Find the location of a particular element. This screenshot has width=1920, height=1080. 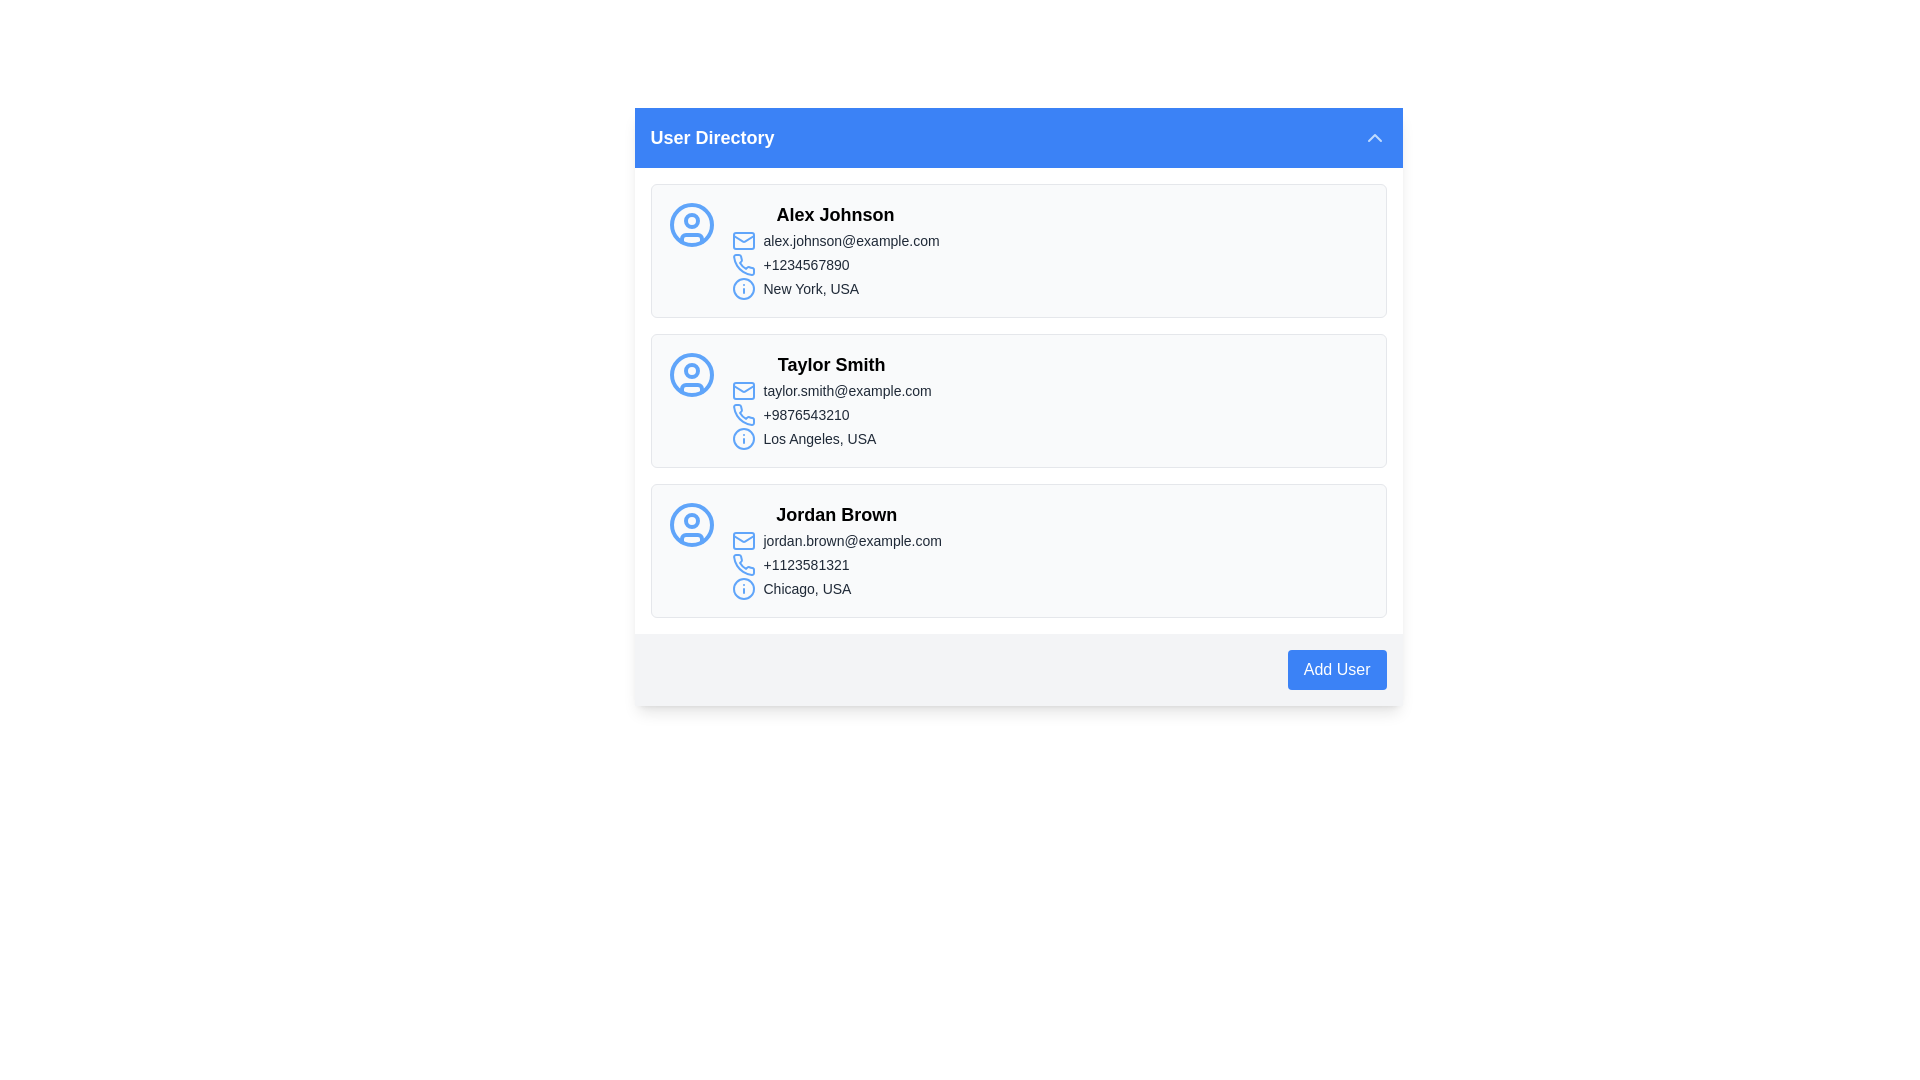

the email address 'taylor.smith@example.com' displayed in gray font to highlight it is located at coordinates (831, 390).